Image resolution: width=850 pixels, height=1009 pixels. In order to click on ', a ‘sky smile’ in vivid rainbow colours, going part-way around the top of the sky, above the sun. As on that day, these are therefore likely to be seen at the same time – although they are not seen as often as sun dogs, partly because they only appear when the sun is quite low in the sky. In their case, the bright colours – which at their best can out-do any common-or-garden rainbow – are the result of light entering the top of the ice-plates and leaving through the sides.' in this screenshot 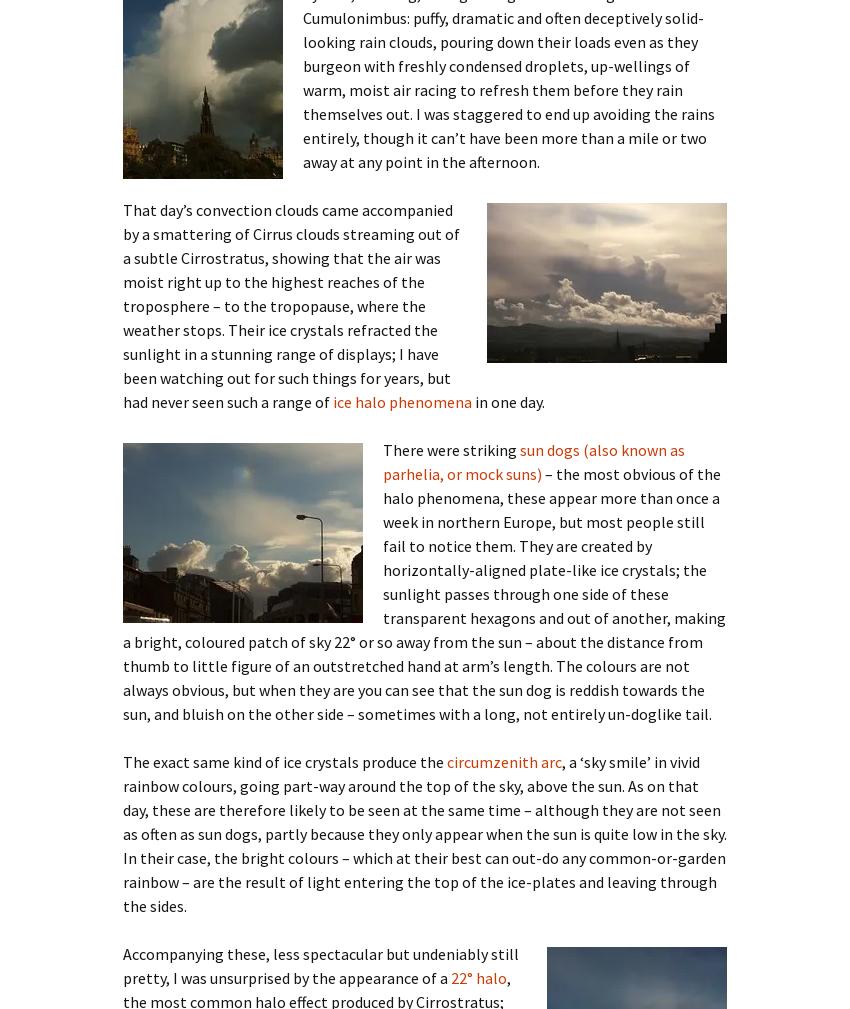, I will do `click(425, 833)`.